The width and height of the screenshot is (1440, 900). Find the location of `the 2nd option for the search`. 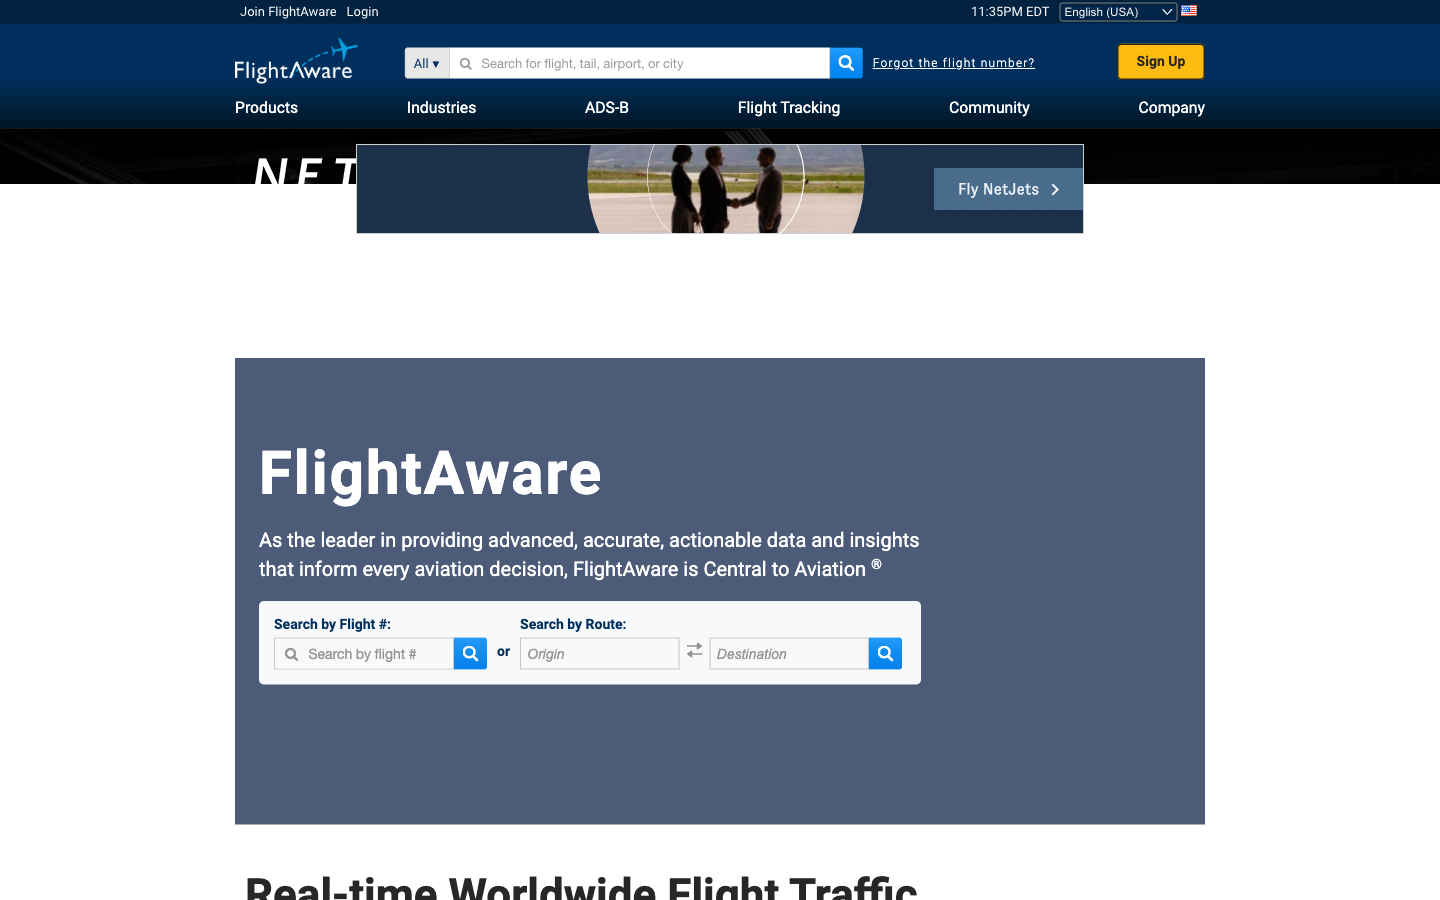

the 2nd option for the search is located at coordinates (474, 62).